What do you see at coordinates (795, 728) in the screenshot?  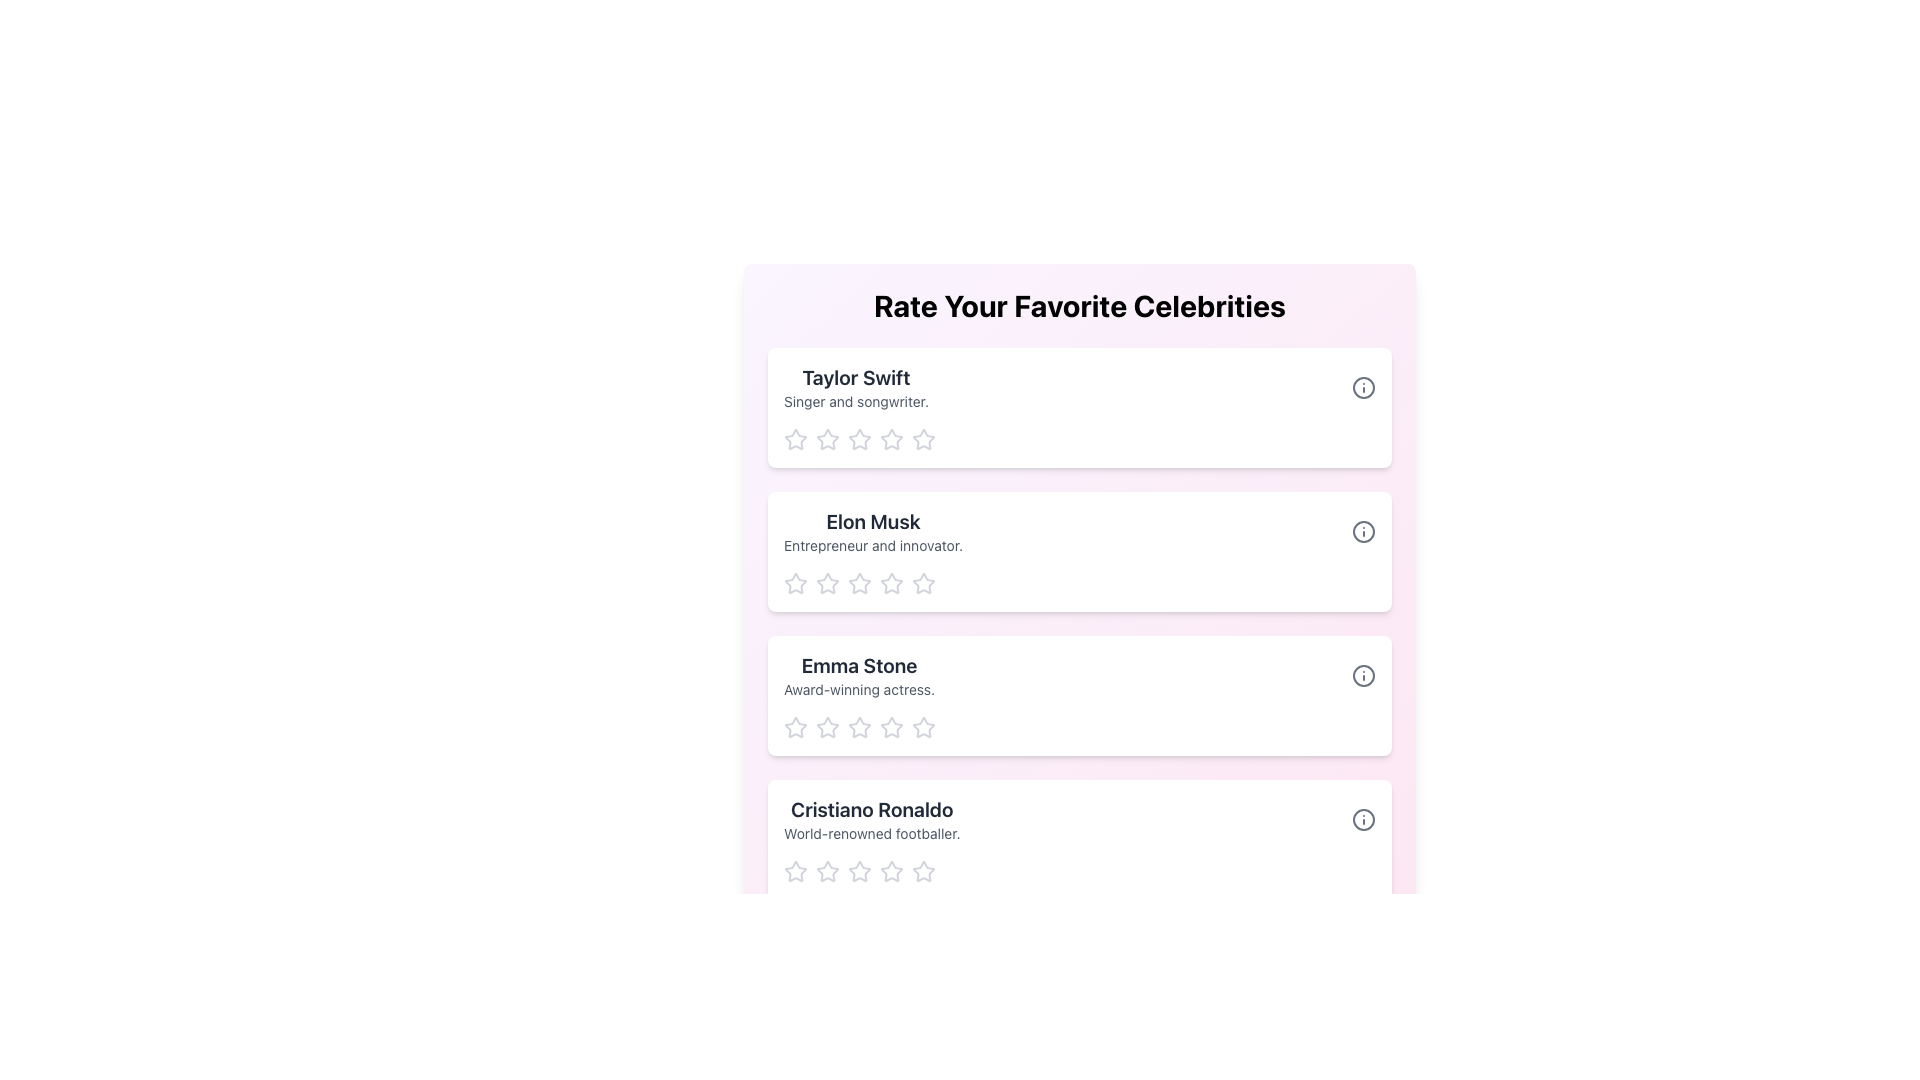 I see `the first rating star icon below the heading 'Emma Stone'` at bounding box center [795, 728].